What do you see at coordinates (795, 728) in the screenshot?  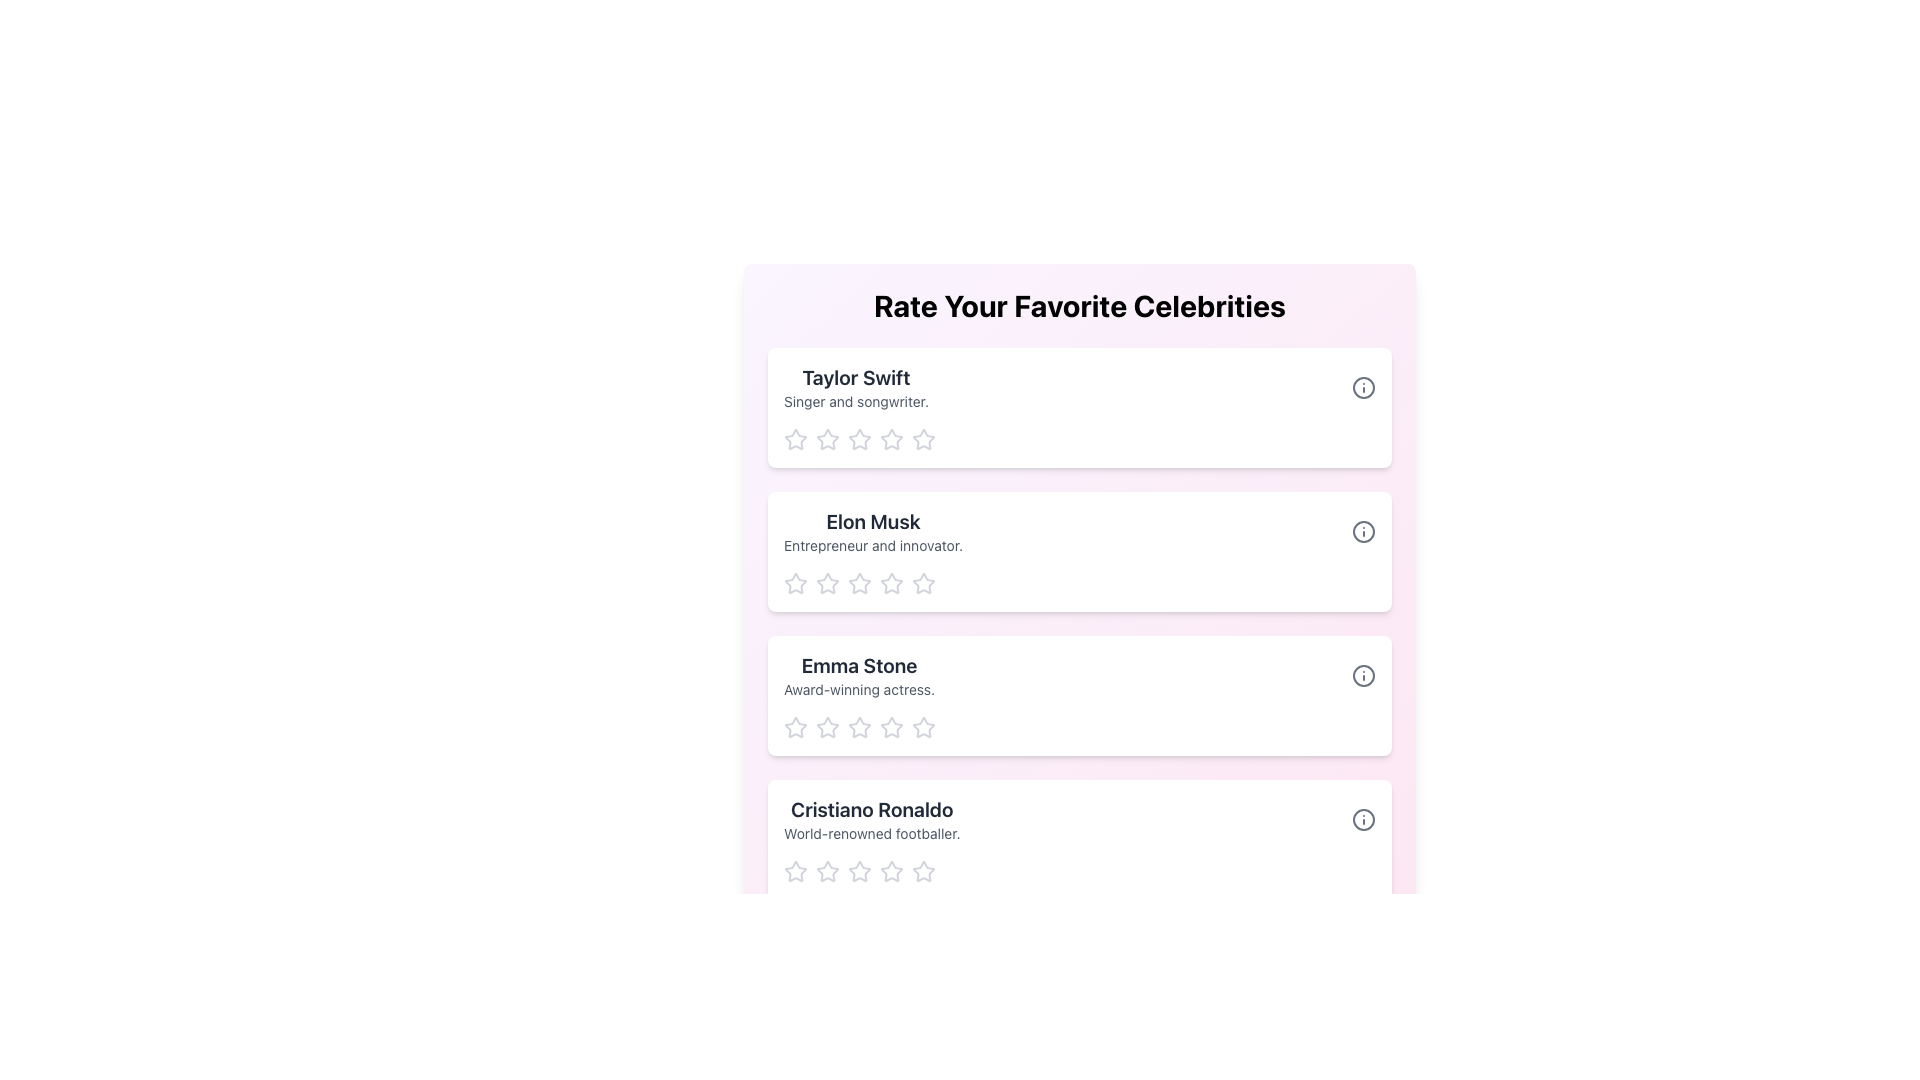 I see `the first rating star icon below the heading 'Emma Stone'` at bounding box center [795, 728].